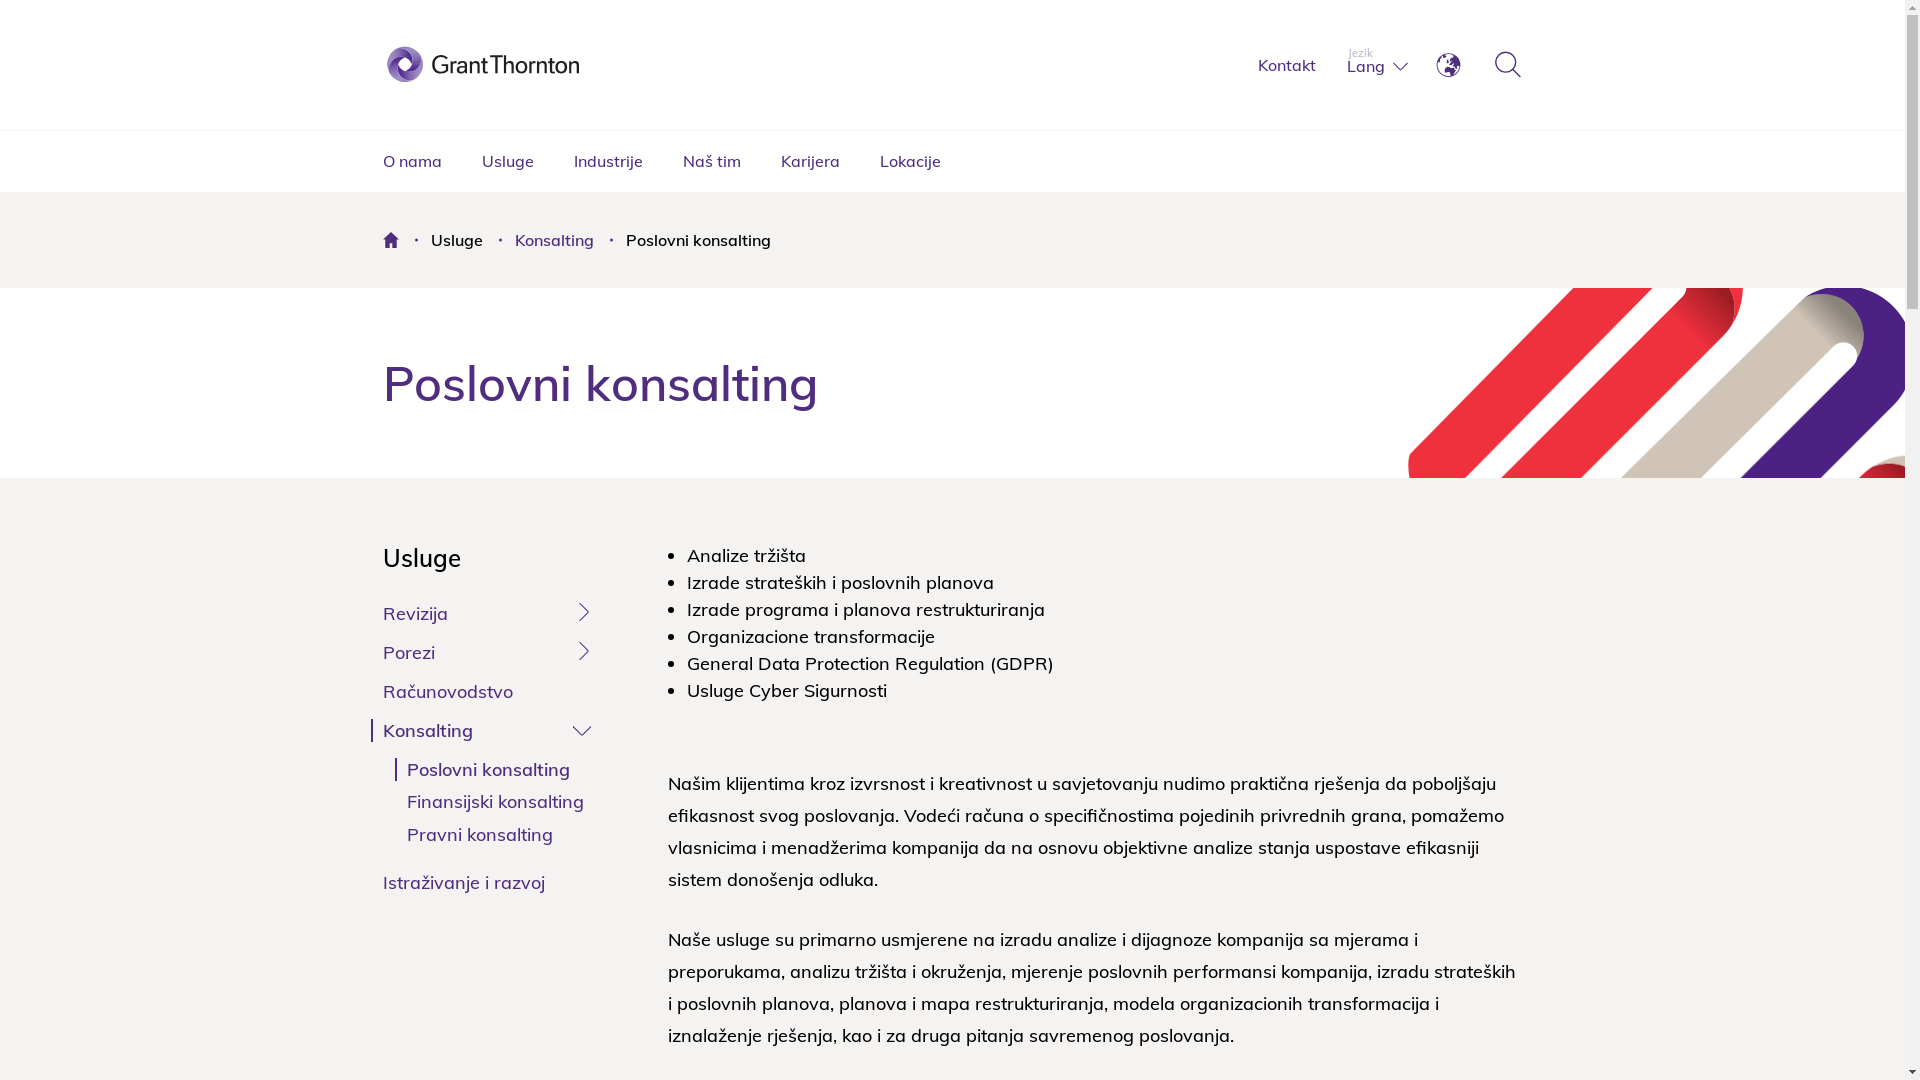 This screenshot has width=1920, height=1080. Describe the element at coordinates (487, 768) in the screenshot. I see `'Poslovni konsalting'` at that location.